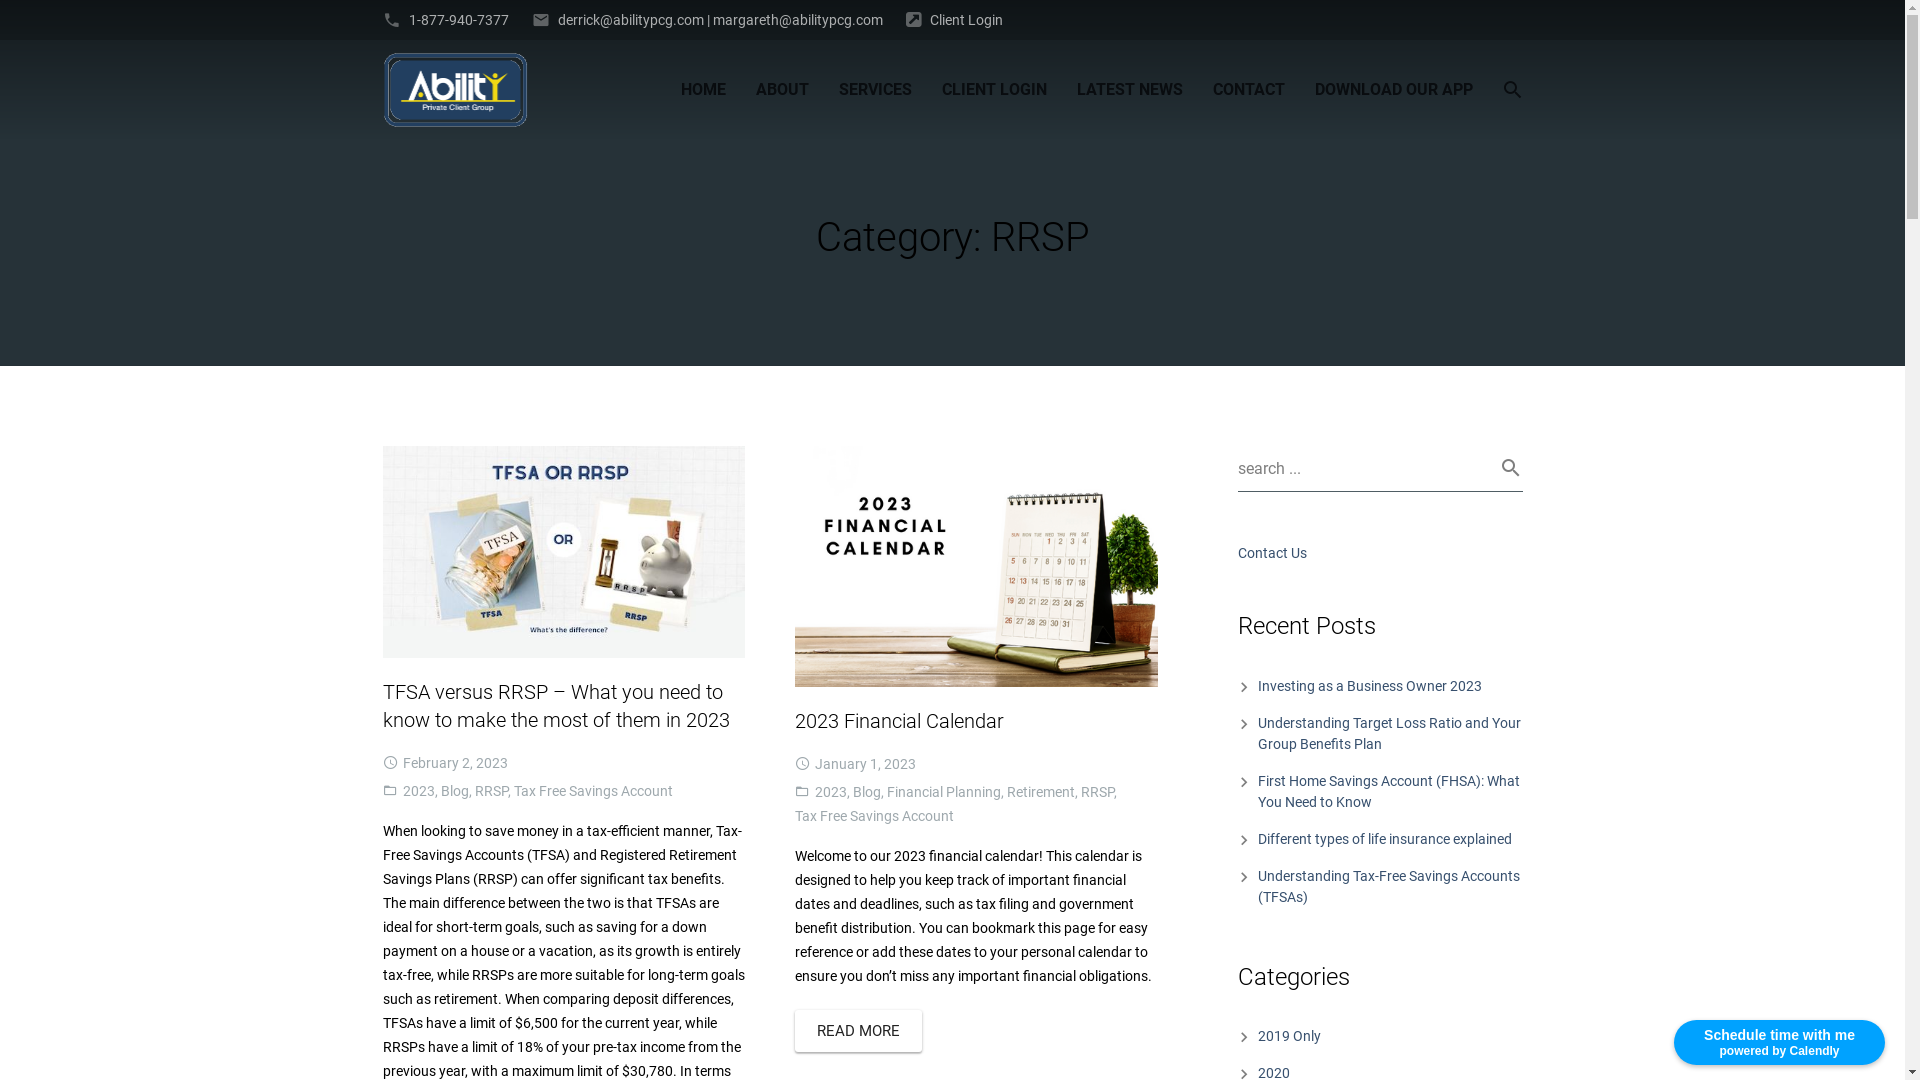 Image resolution: width=1920 pixels, height=1080 pixels. I want to click on 'ABOUT', so click(780, 88).